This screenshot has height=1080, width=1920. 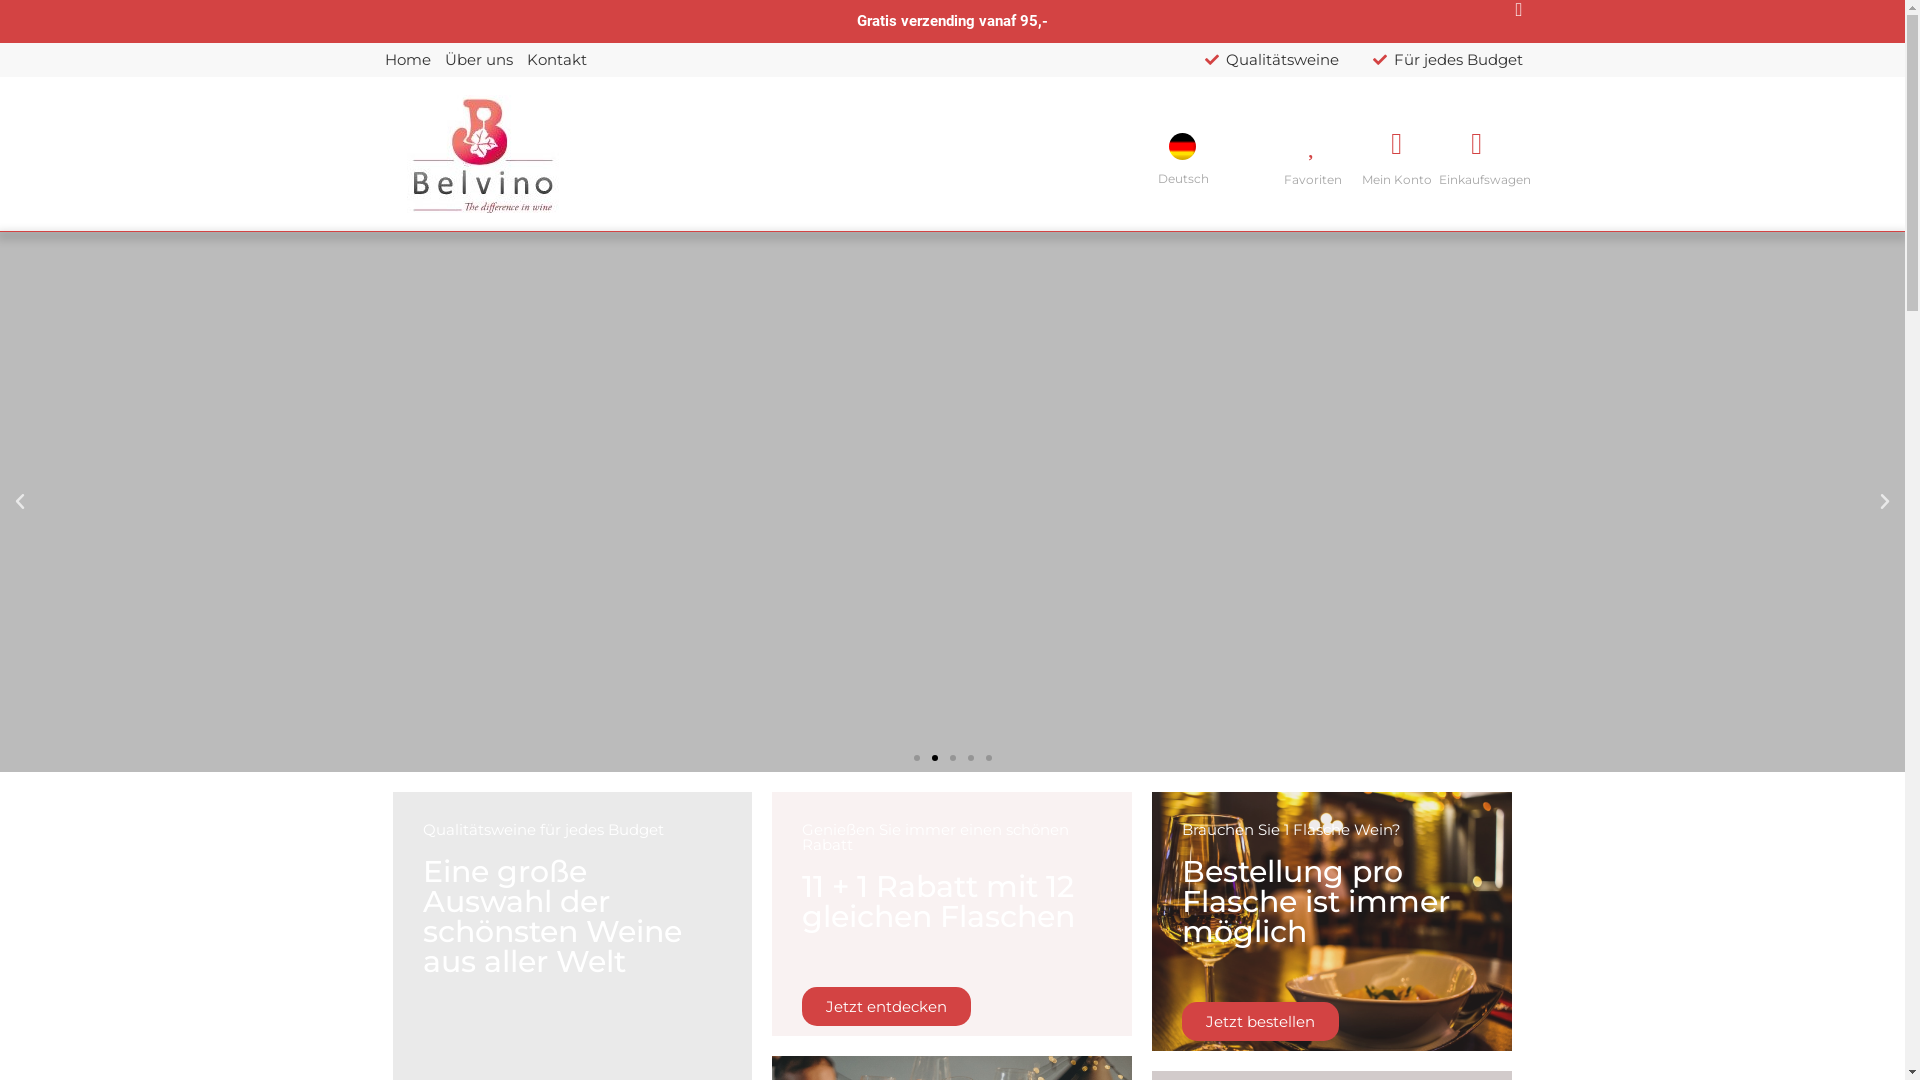 I want to click on 'Deutsch', so click(x=1169, y=145).